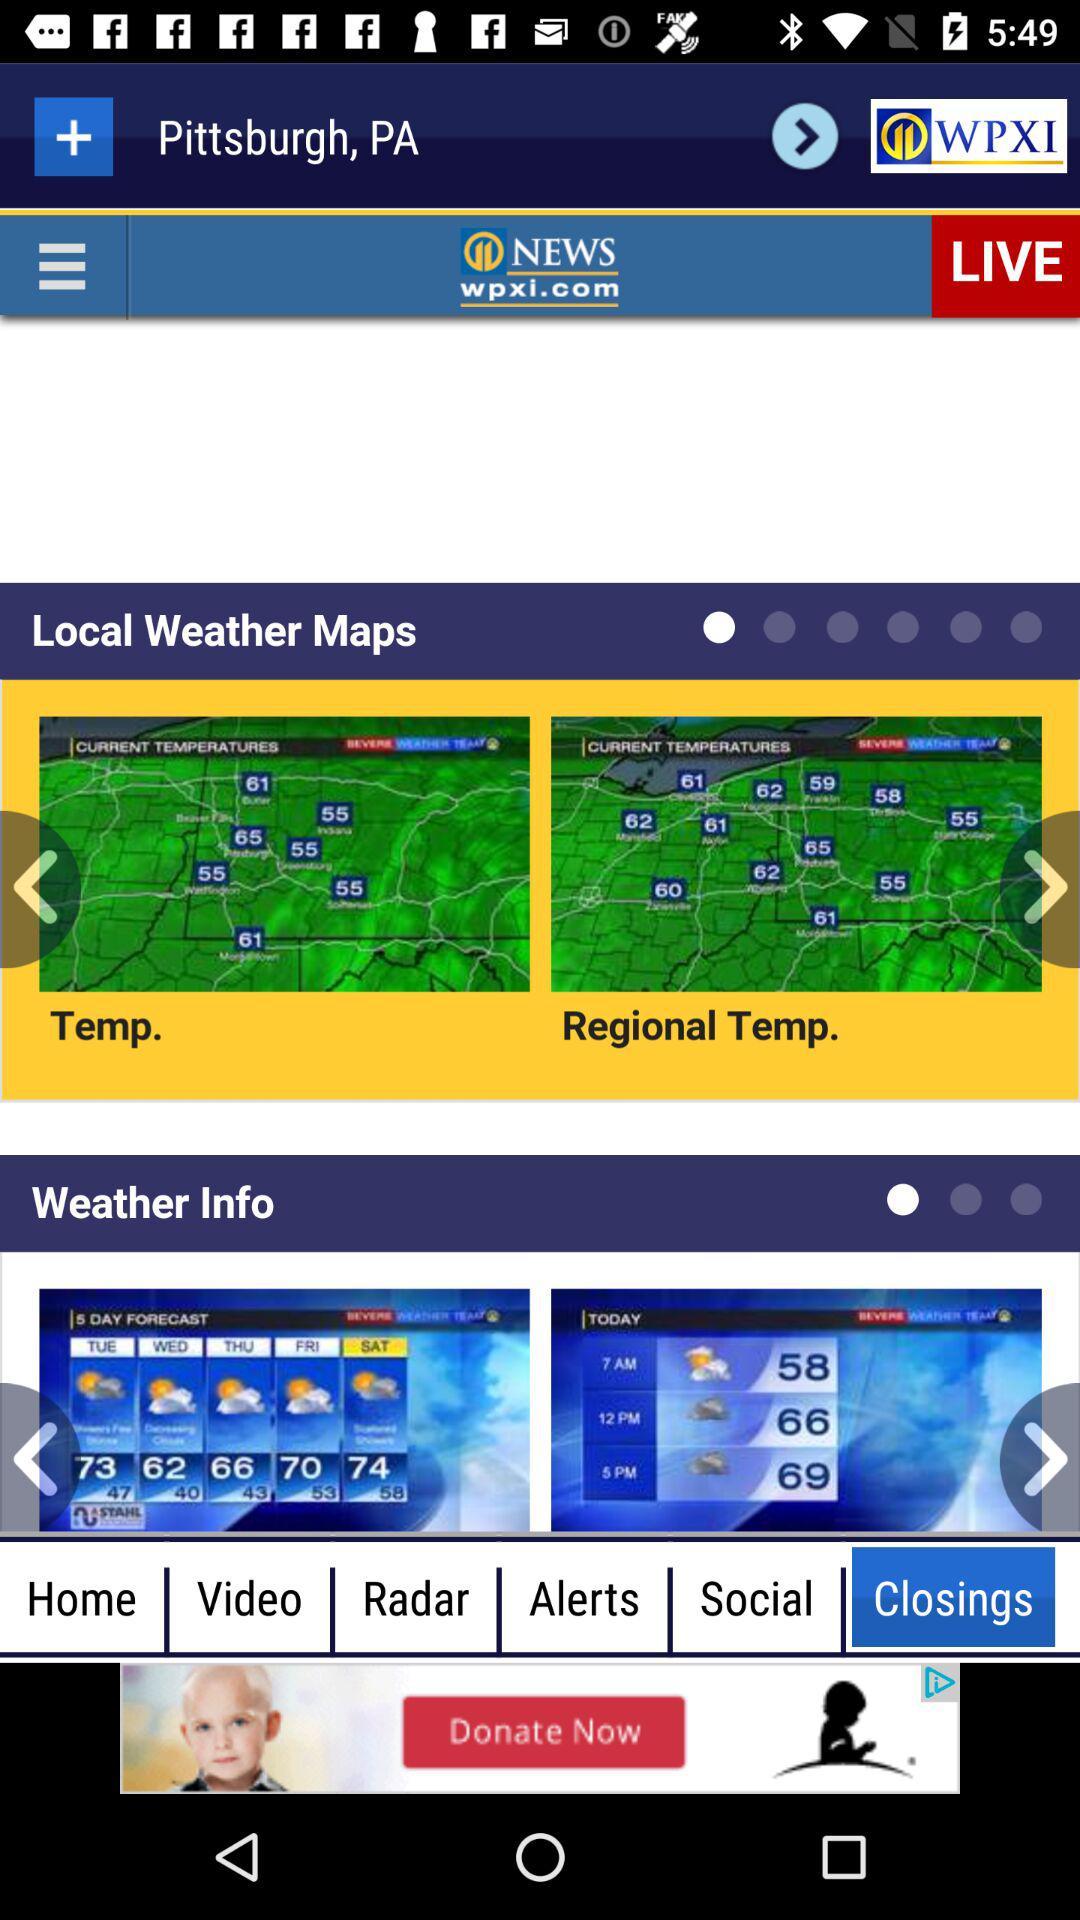 The height and width of the screenshot is (1920, 1080). Describe the element at coordinates (72, 135) in the screenshot. I see `location` at that location.